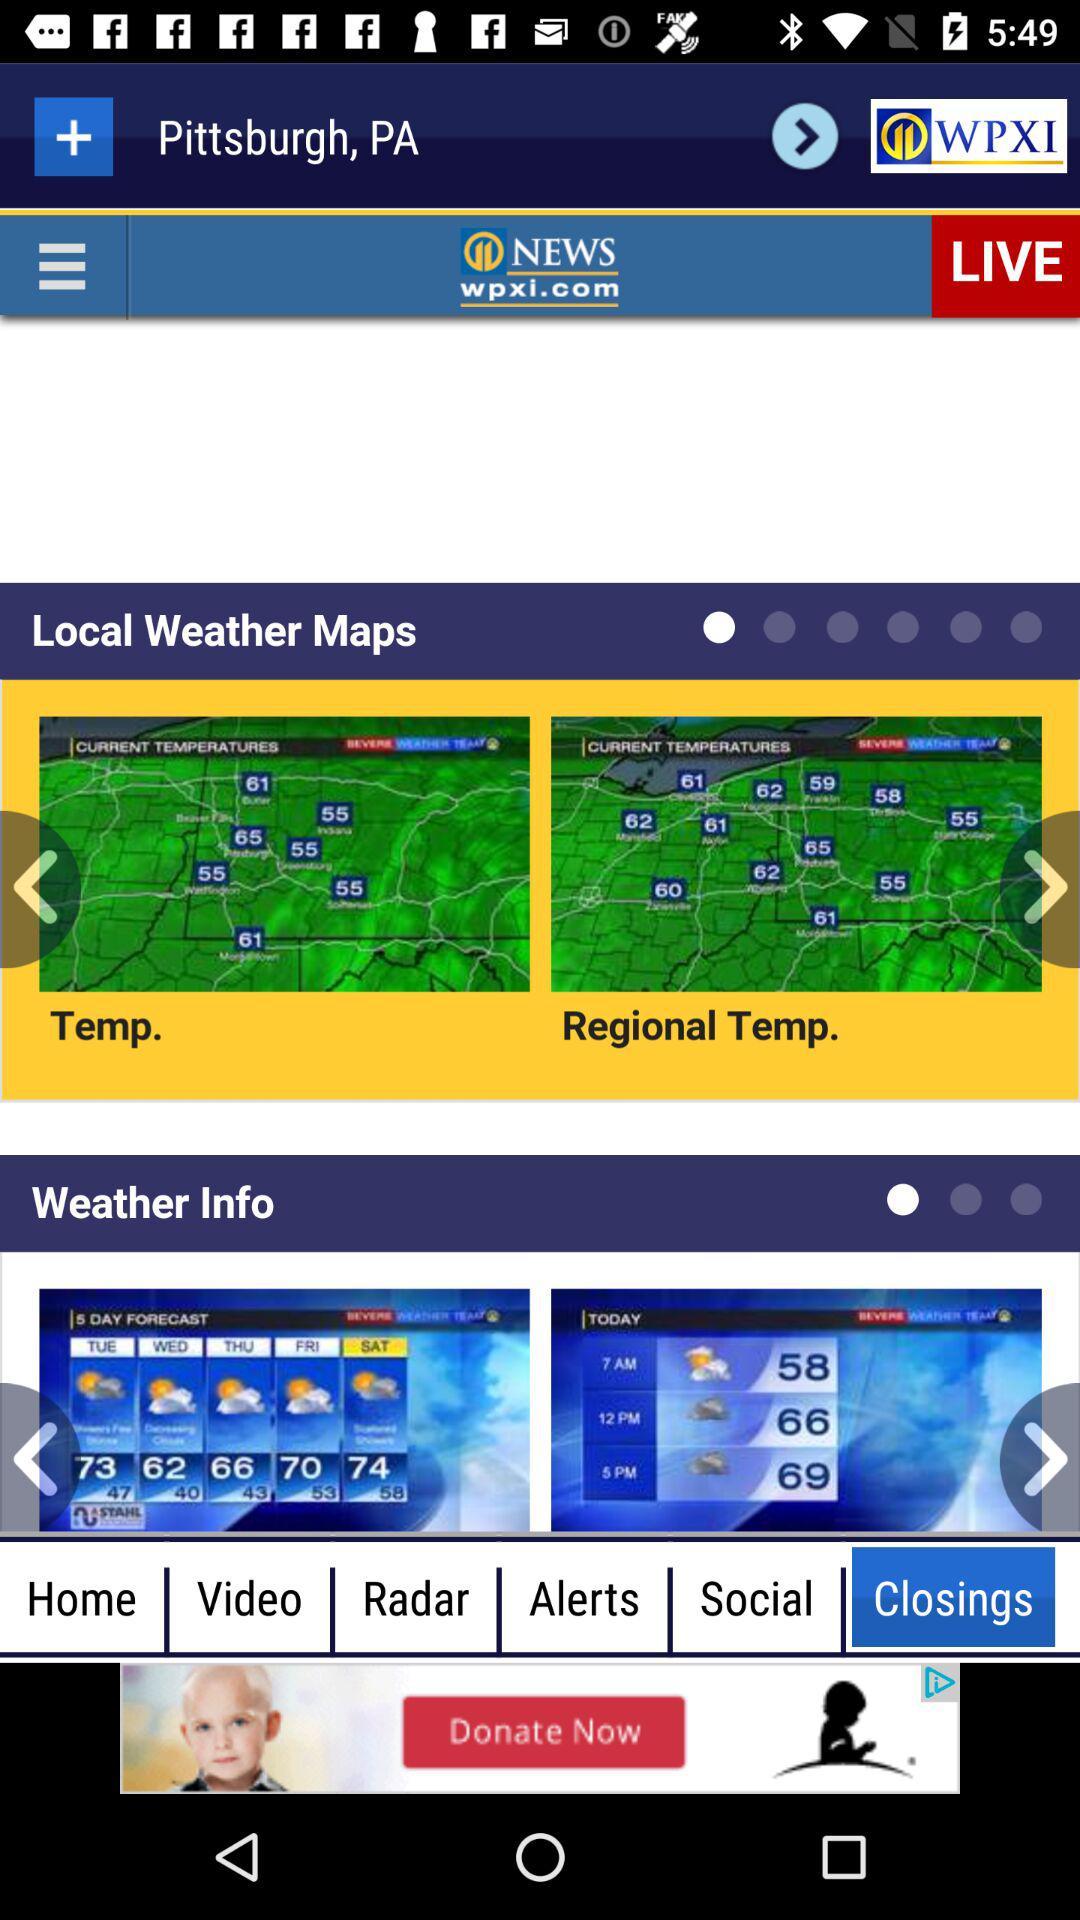 The height and width of the screenshot is (1920, 1080). Describe the element at coordinates (72, 135) in the screenshot. I see `location` at that location.